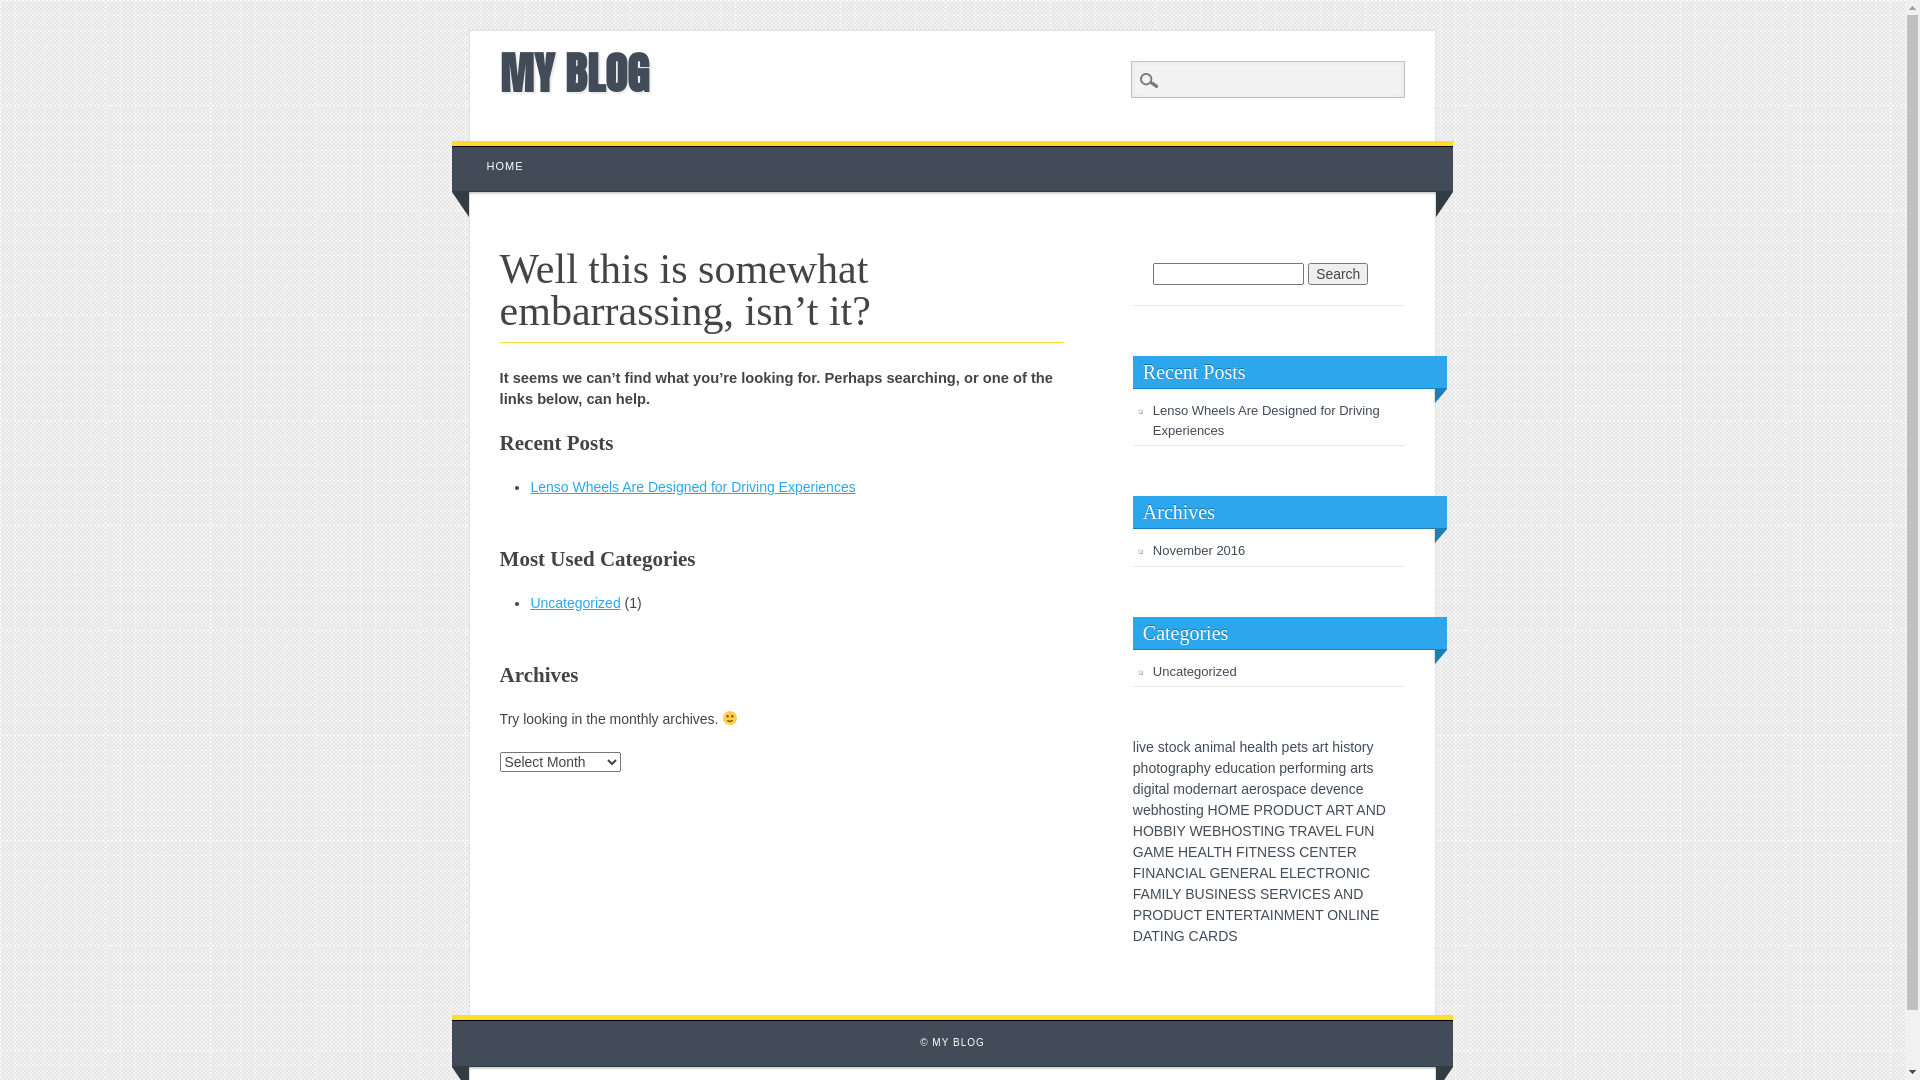 This screenshot has height=1080, width=1920. I want to click on 'i', so click(1153, 788).